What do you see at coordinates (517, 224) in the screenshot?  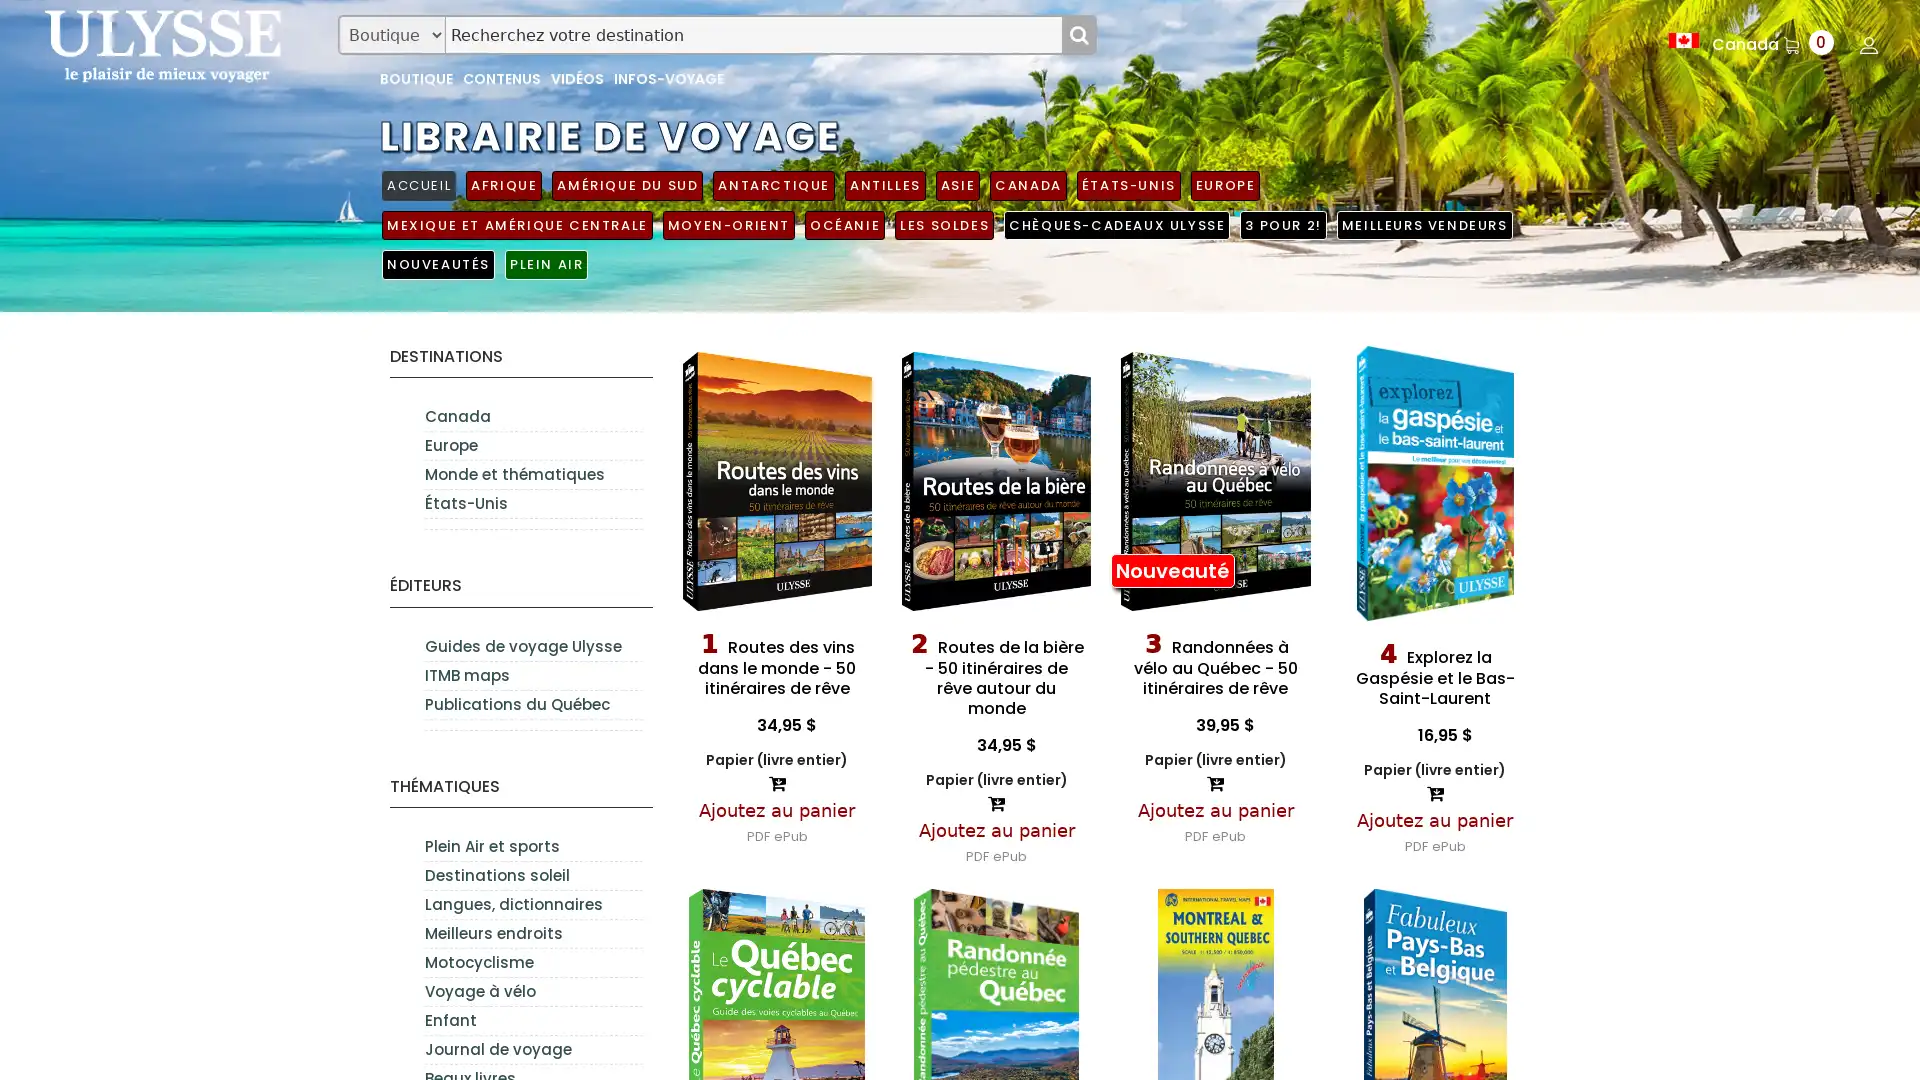 I see `MEXIQUE ET AMERIQUE CENTRALE` at bounding box center [517, 224].